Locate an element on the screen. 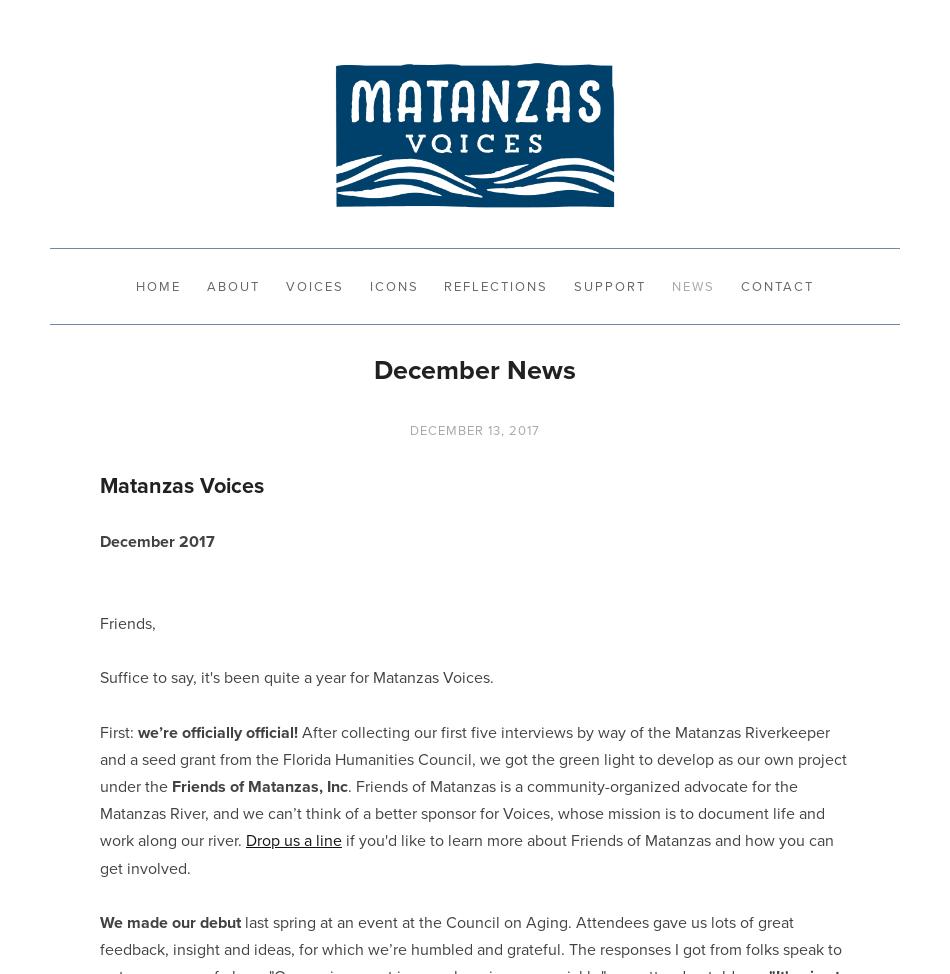 The image size is (950, 974). 'Friends of Matanzas, Inc' is located at coordinates (259, 785).